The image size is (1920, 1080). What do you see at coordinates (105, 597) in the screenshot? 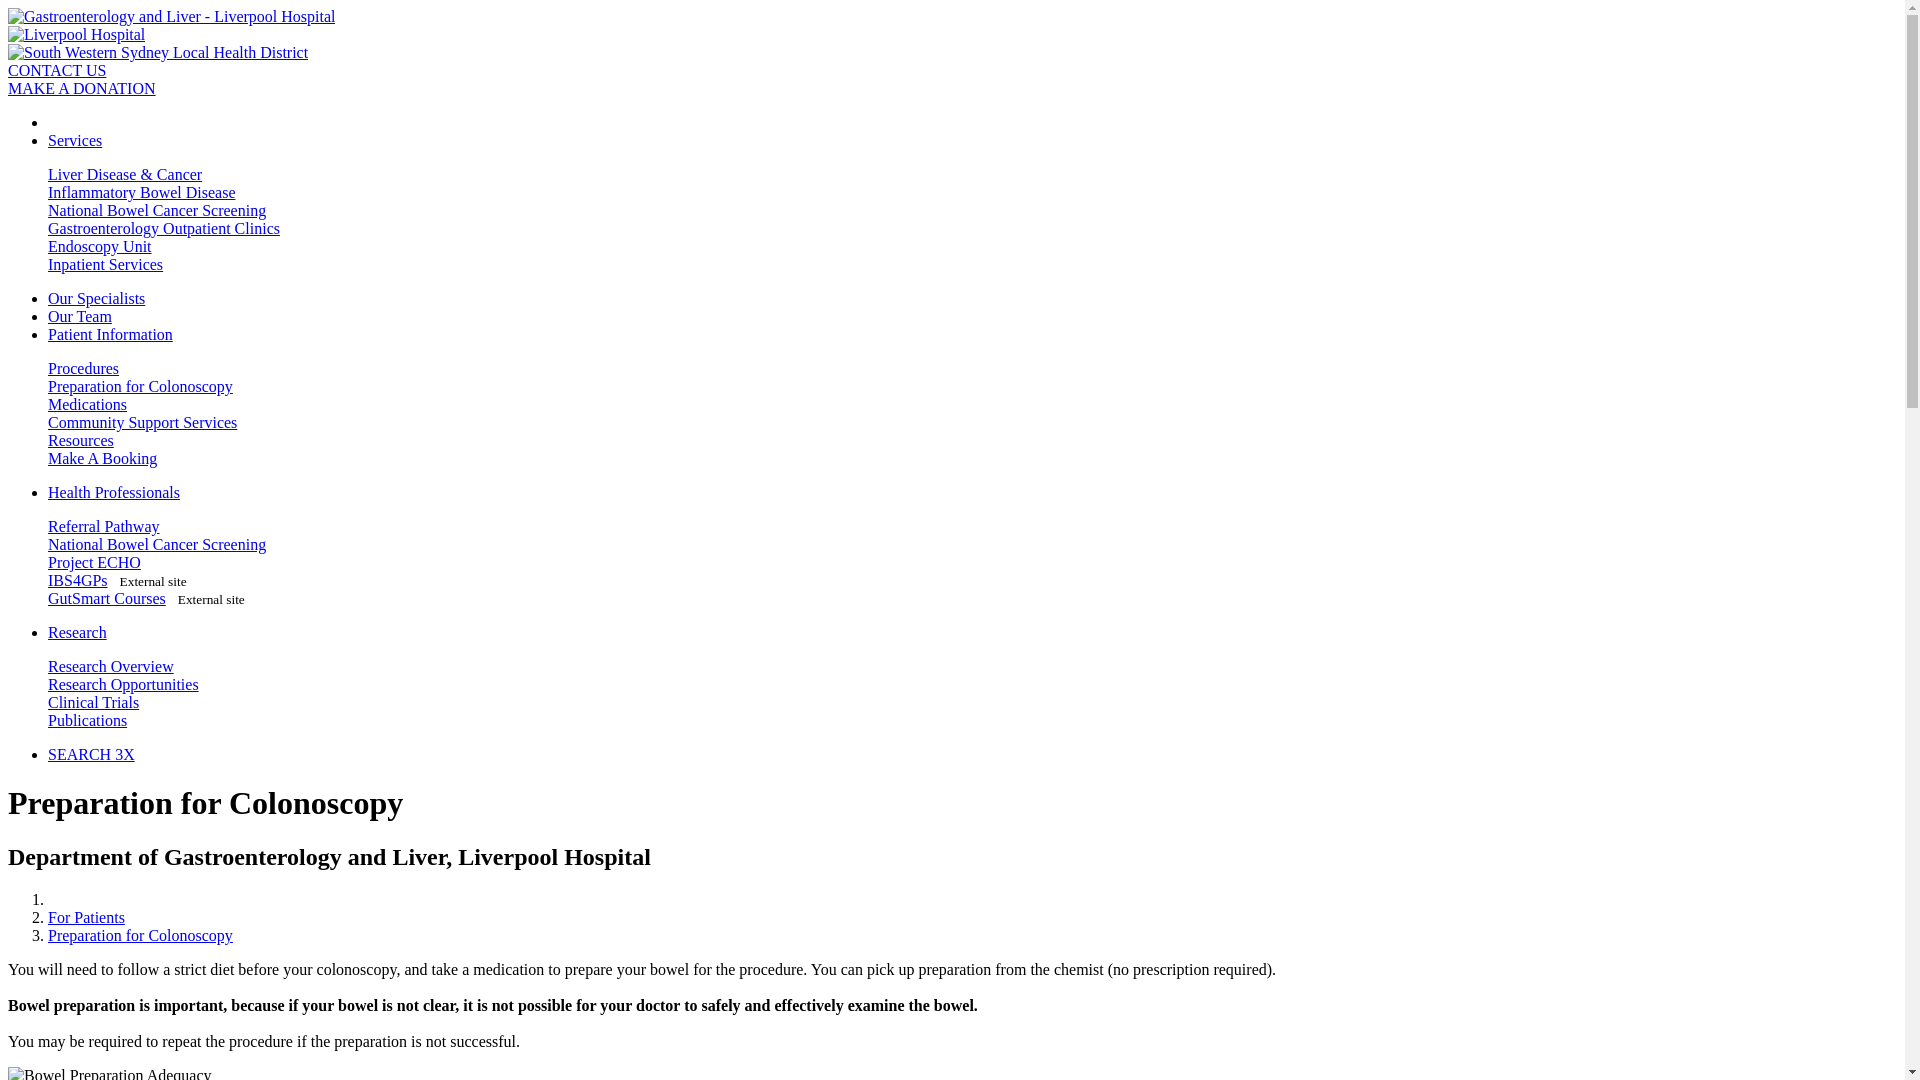
I see `'GutSmart Courses'` at bounding box center [105, 597].